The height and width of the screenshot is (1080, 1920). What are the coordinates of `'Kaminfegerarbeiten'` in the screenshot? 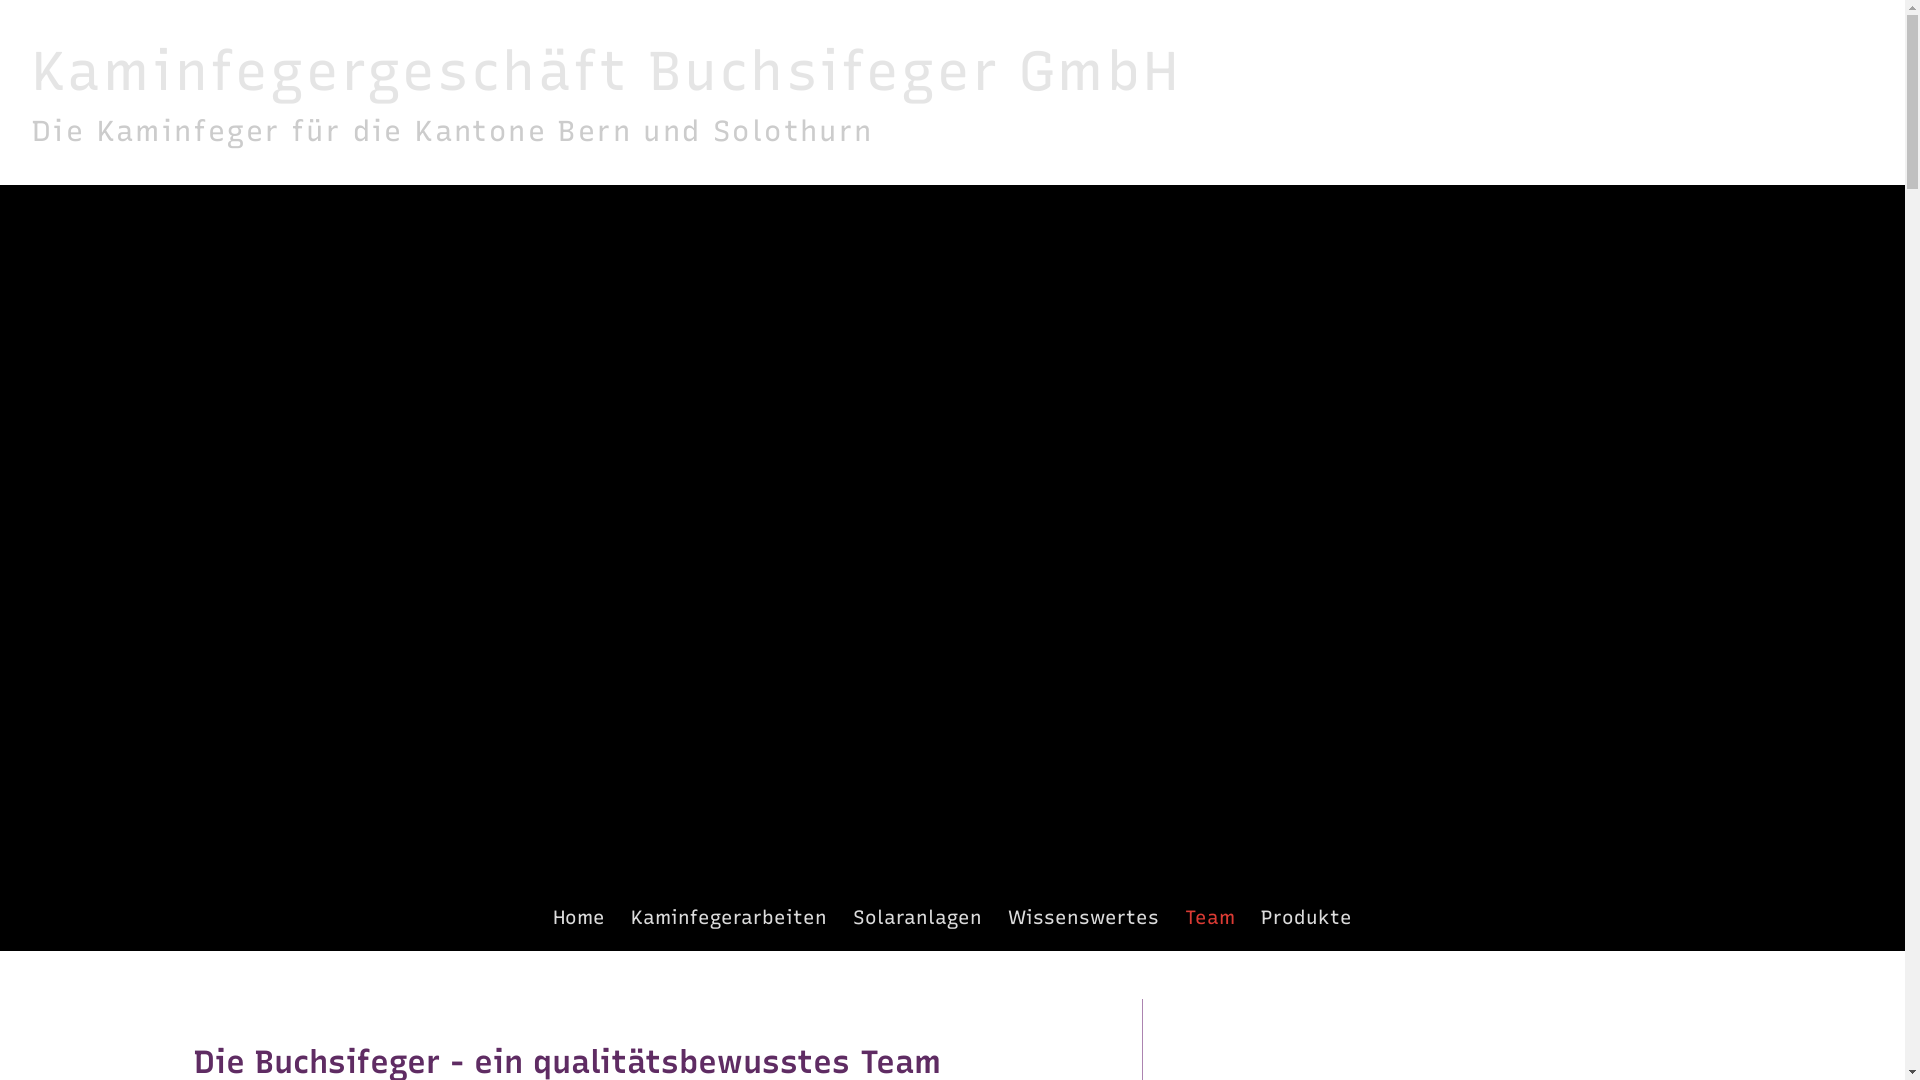 It's located at (728, 917).